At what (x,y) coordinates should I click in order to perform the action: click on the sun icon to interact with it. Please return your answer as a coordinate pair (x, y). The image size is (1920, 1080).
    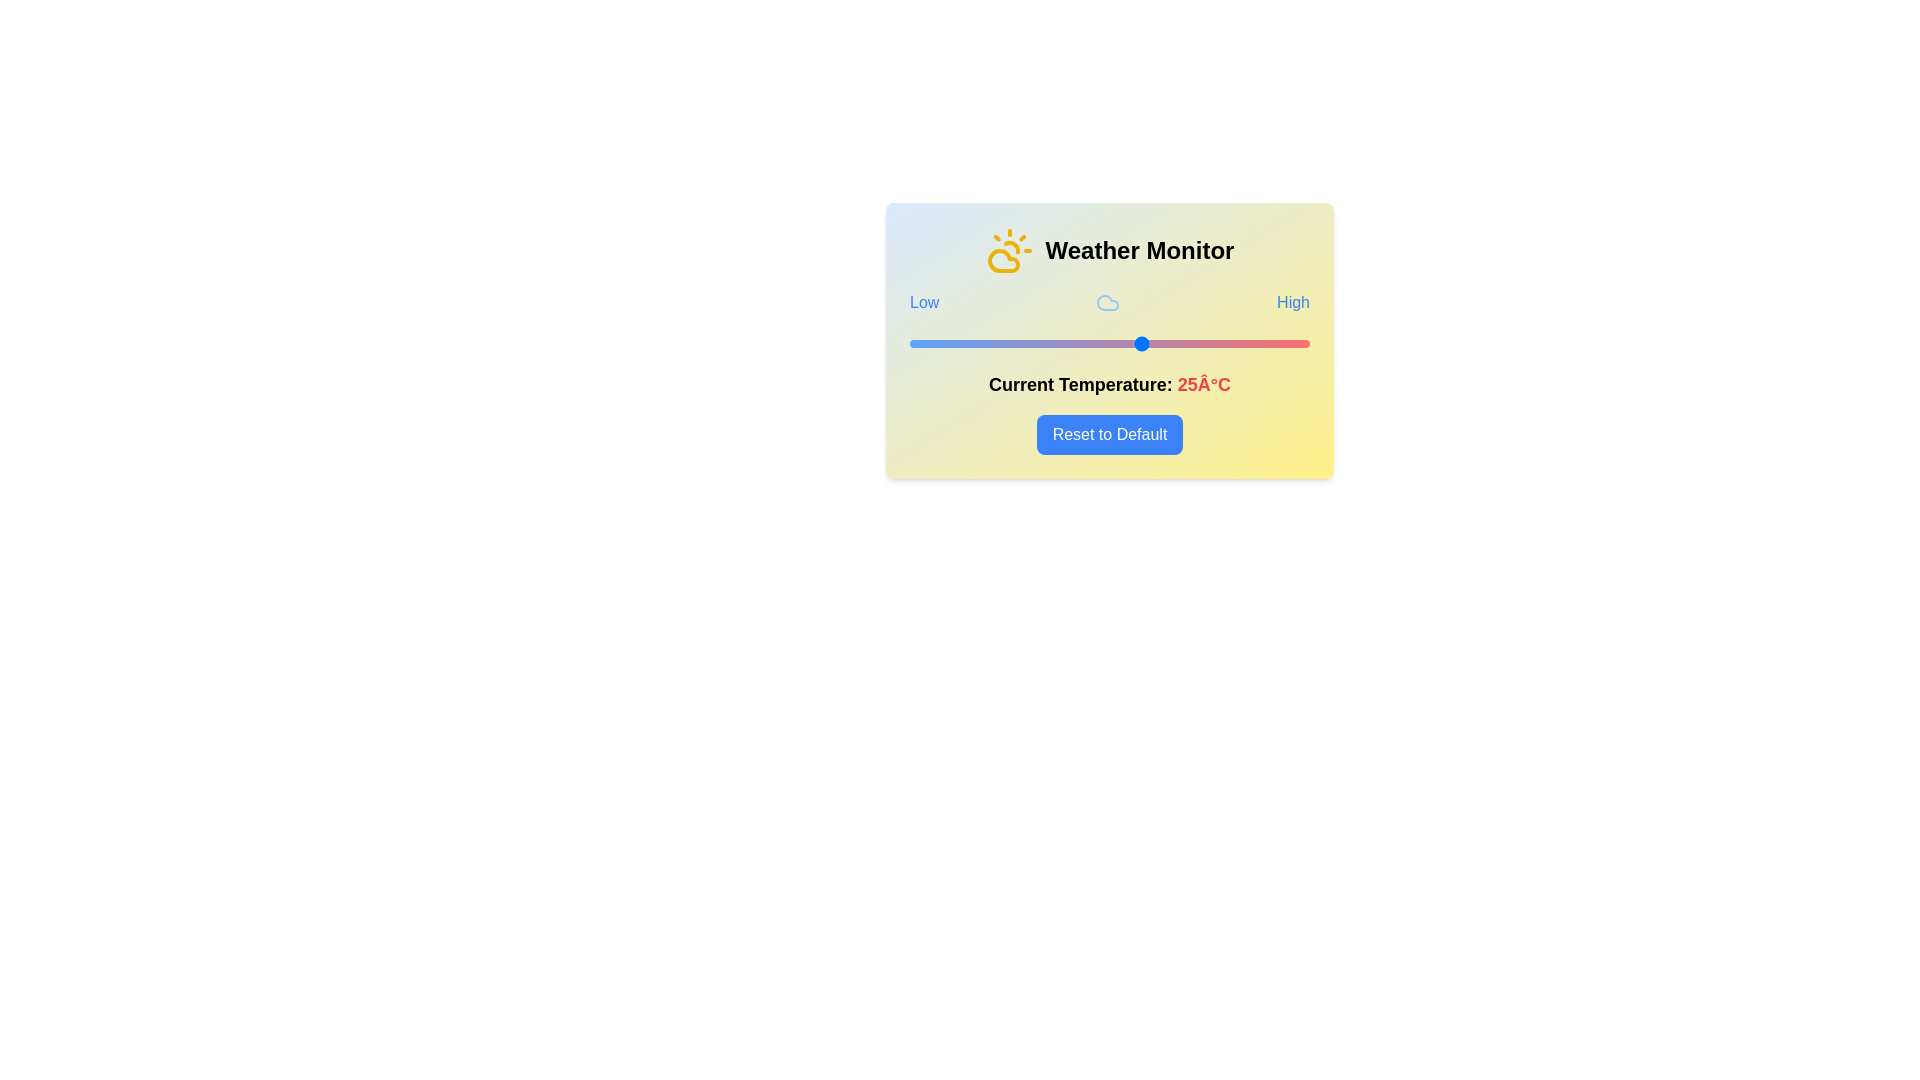
    Looking at the image, I should click on (1009, 249).